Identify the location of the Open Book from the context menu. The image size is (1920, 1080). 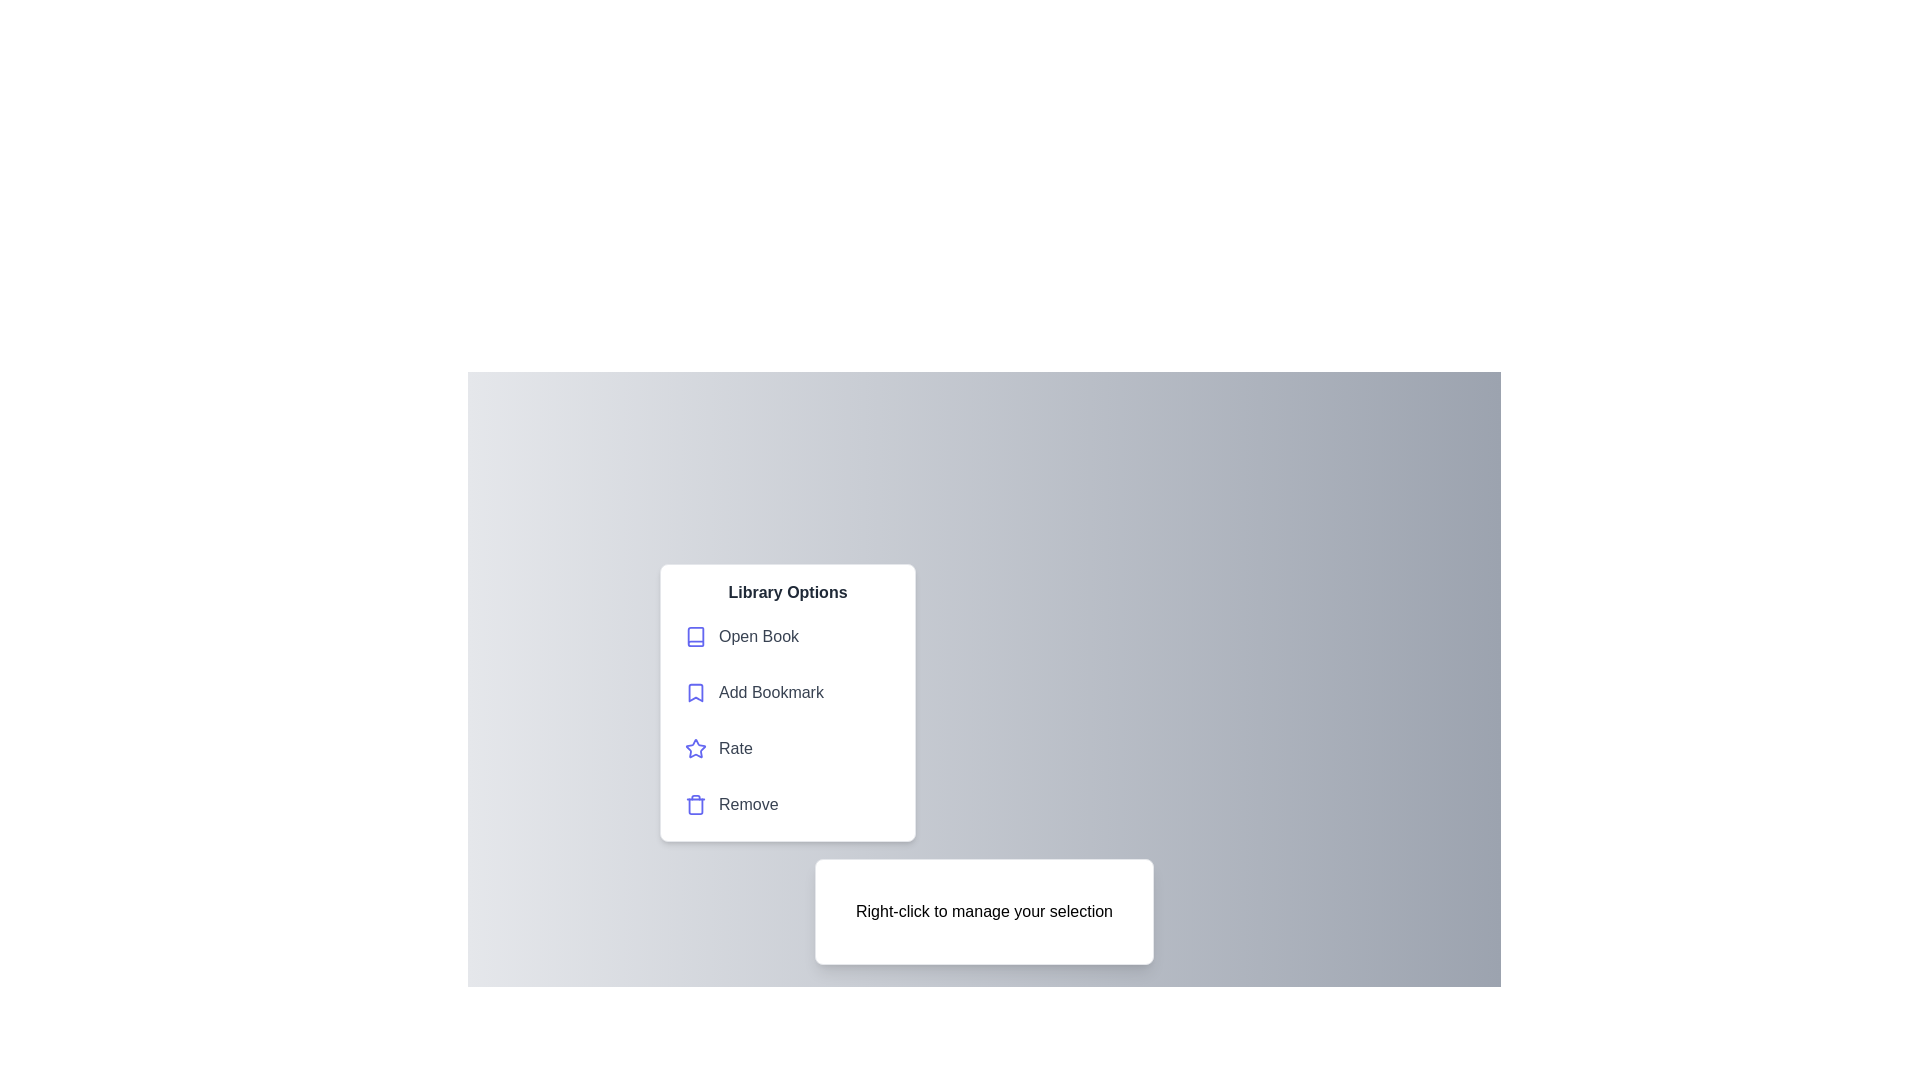
(786, 636).